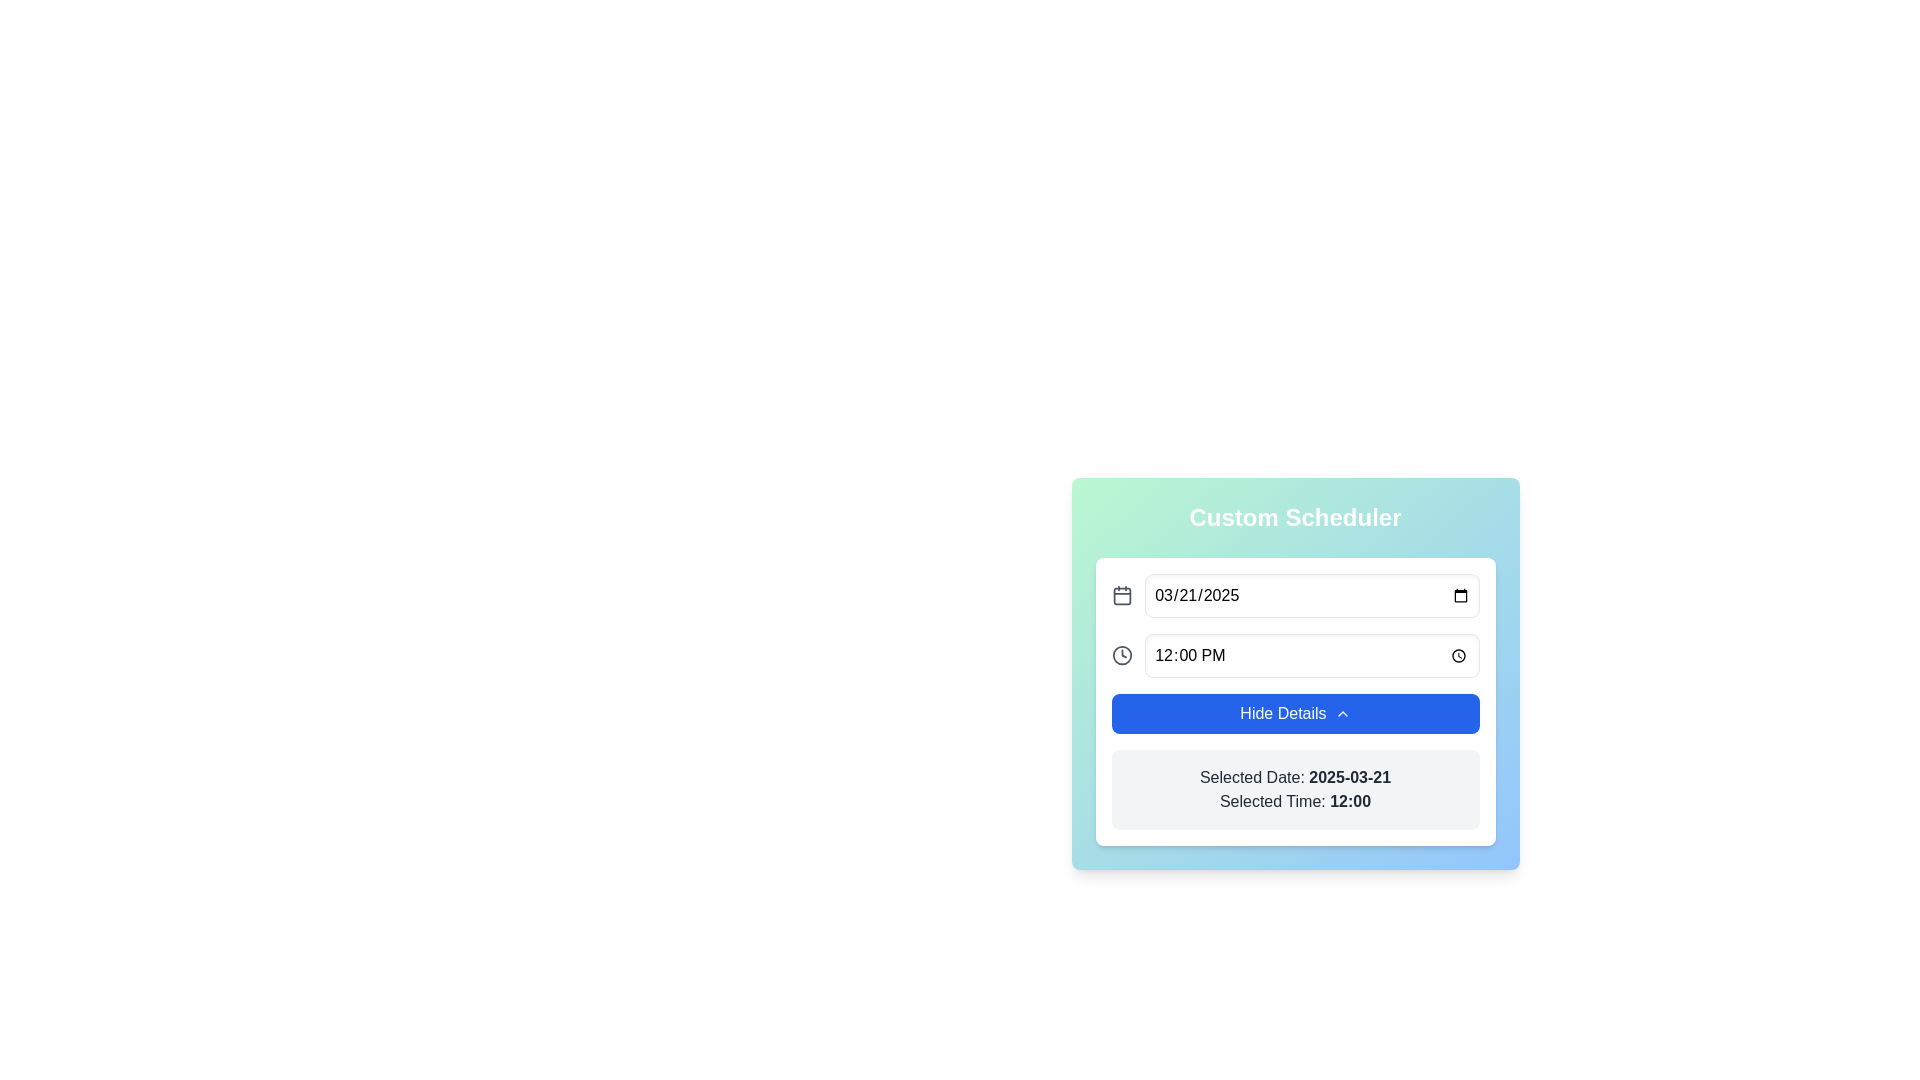 The image size is (1920, 1080). Describe the element at coordinates (1295, 624) in the screenshot. I see `the date and time input fields in the 'Custom Scheduler' card layout` at that location.